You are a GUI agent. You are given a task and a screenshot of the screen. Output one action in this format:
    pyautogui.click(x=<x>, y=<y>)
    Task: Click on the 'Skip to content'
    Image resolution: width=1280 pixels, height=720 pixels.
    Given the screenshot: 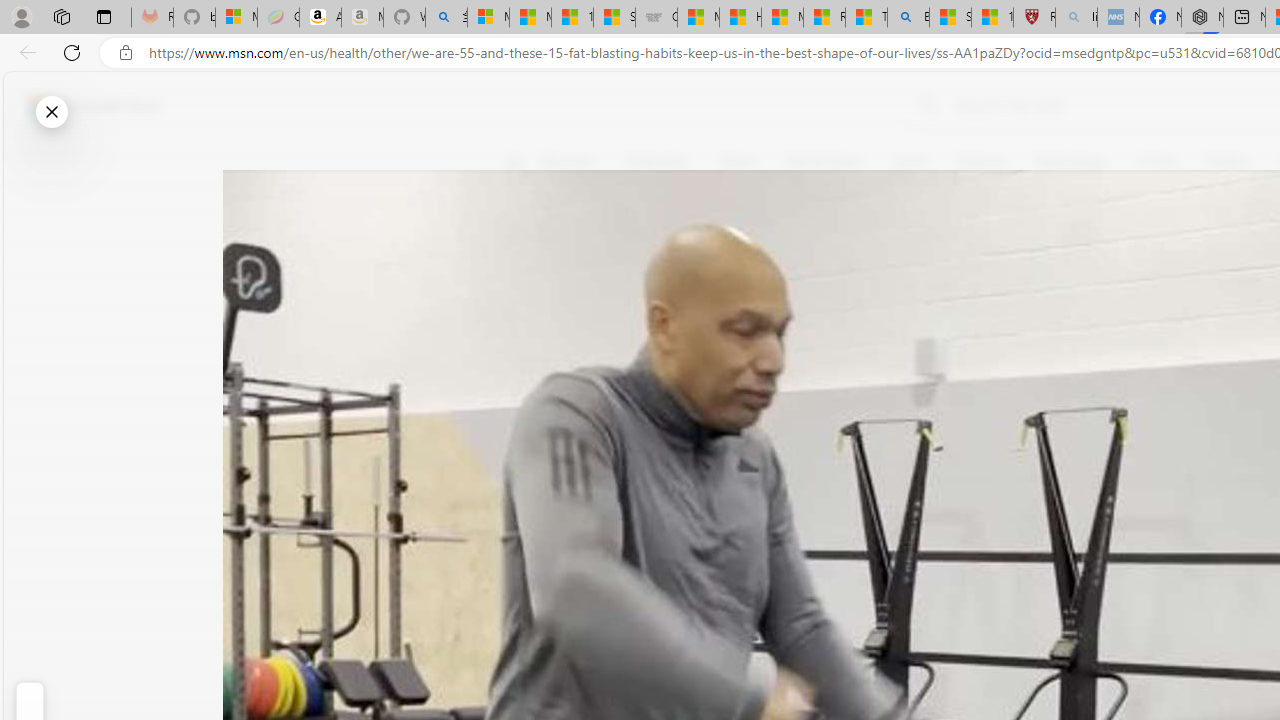 What is the action you would take?
    pyautogui.click(x=86, y=105)
    